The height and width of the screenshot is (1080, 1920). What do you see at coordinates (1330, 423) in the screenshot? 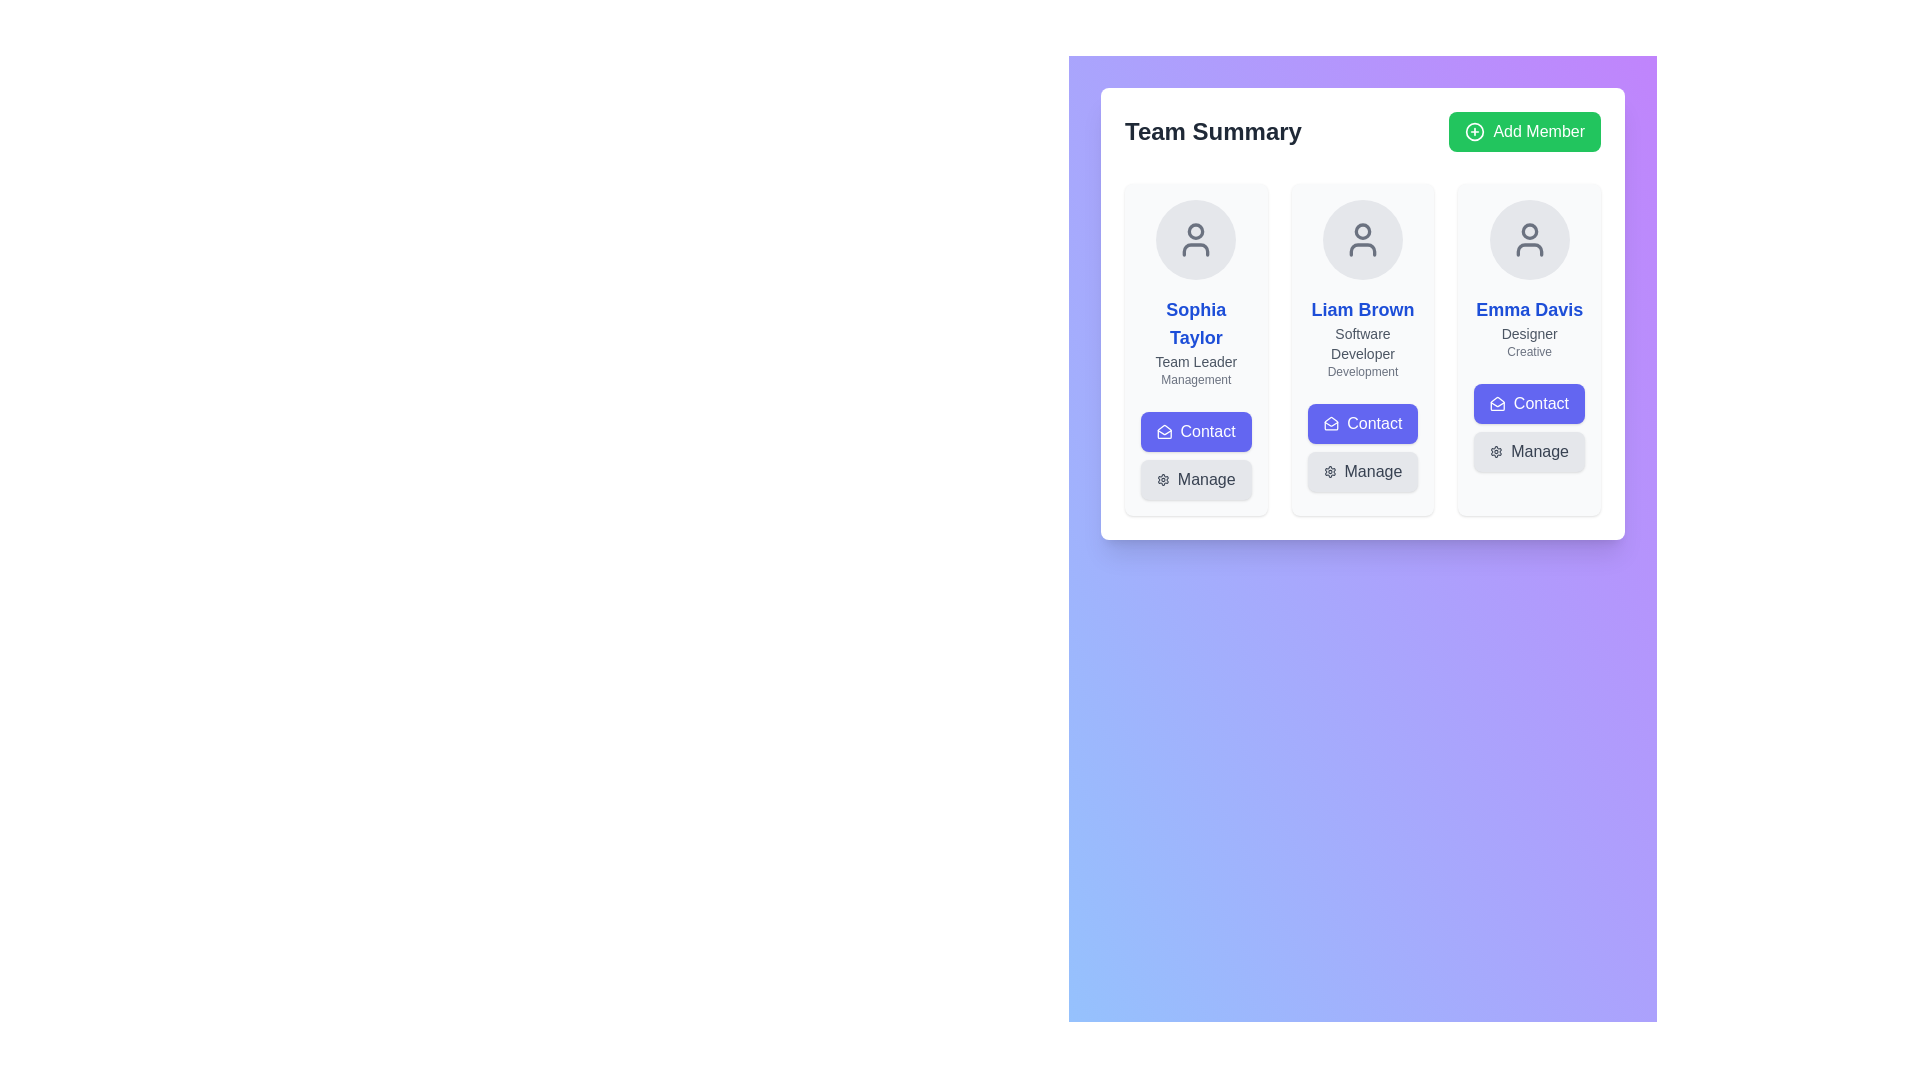
I see `the contact SVG icon located in the middle card under the name 'Liam Brown' in the 'Contact' button` at bounding box center [1330, 423].